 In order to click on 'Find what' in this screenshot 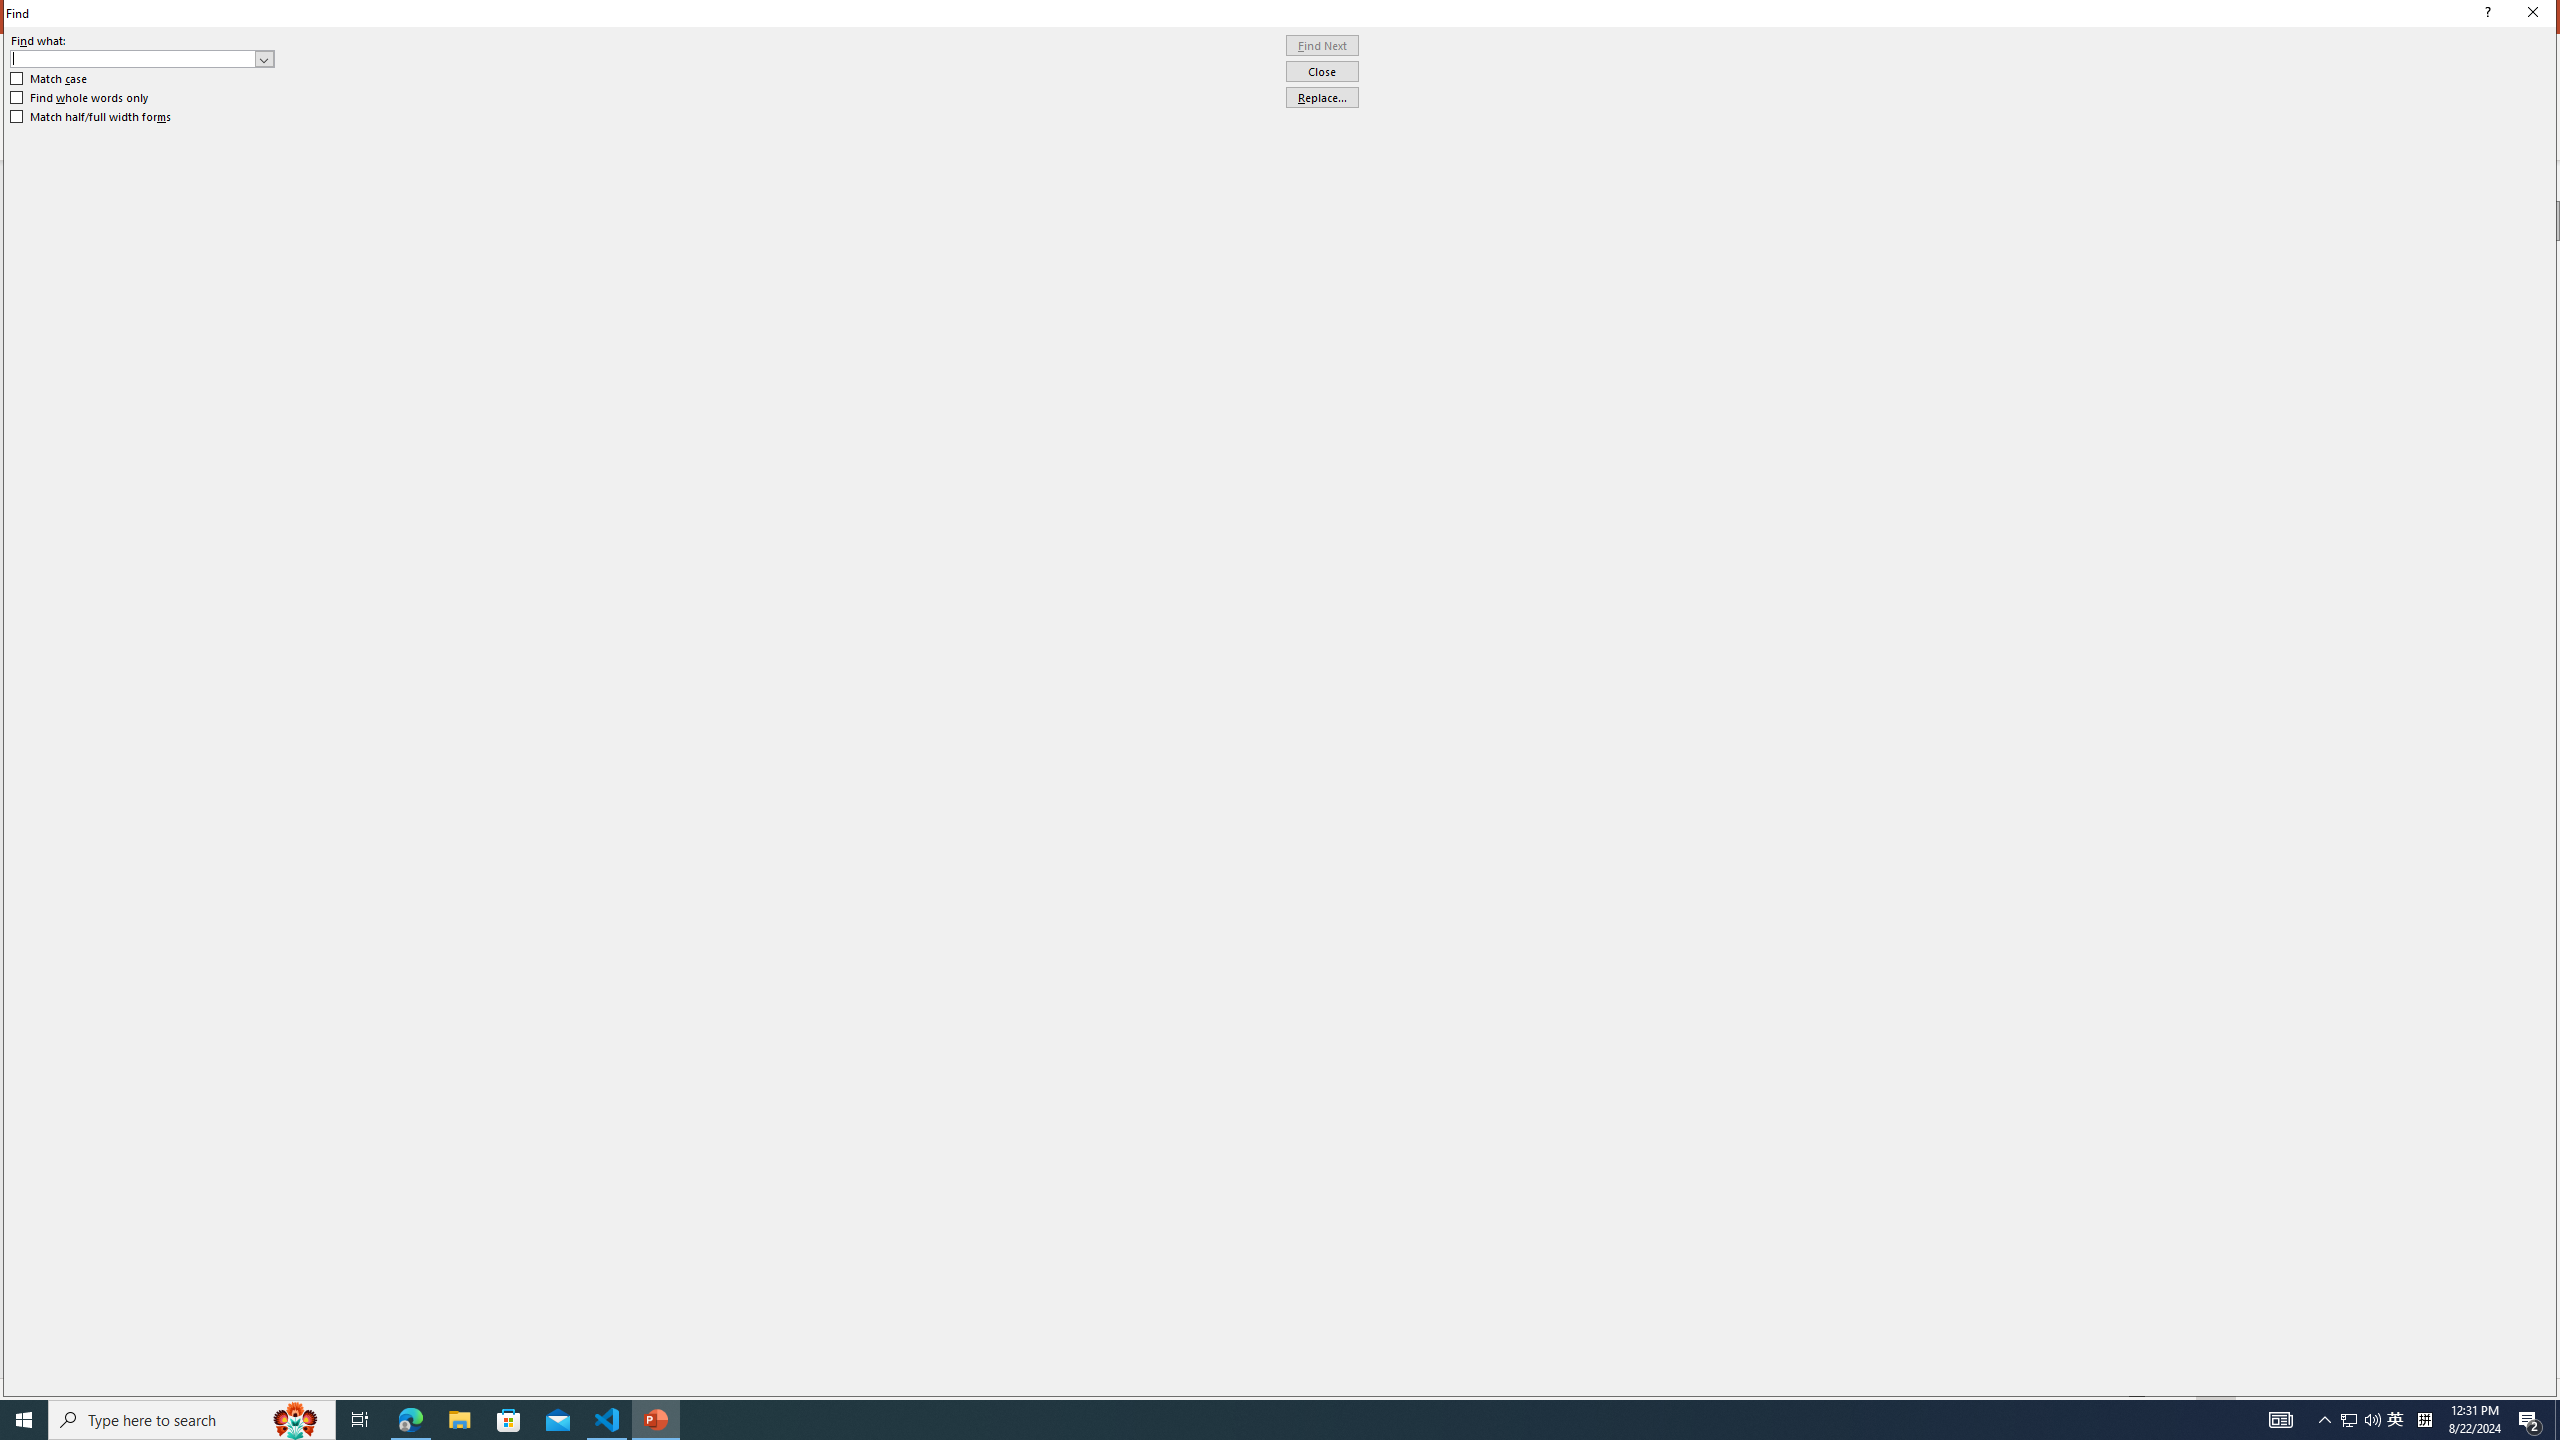, I will do `click(142, 58)`.